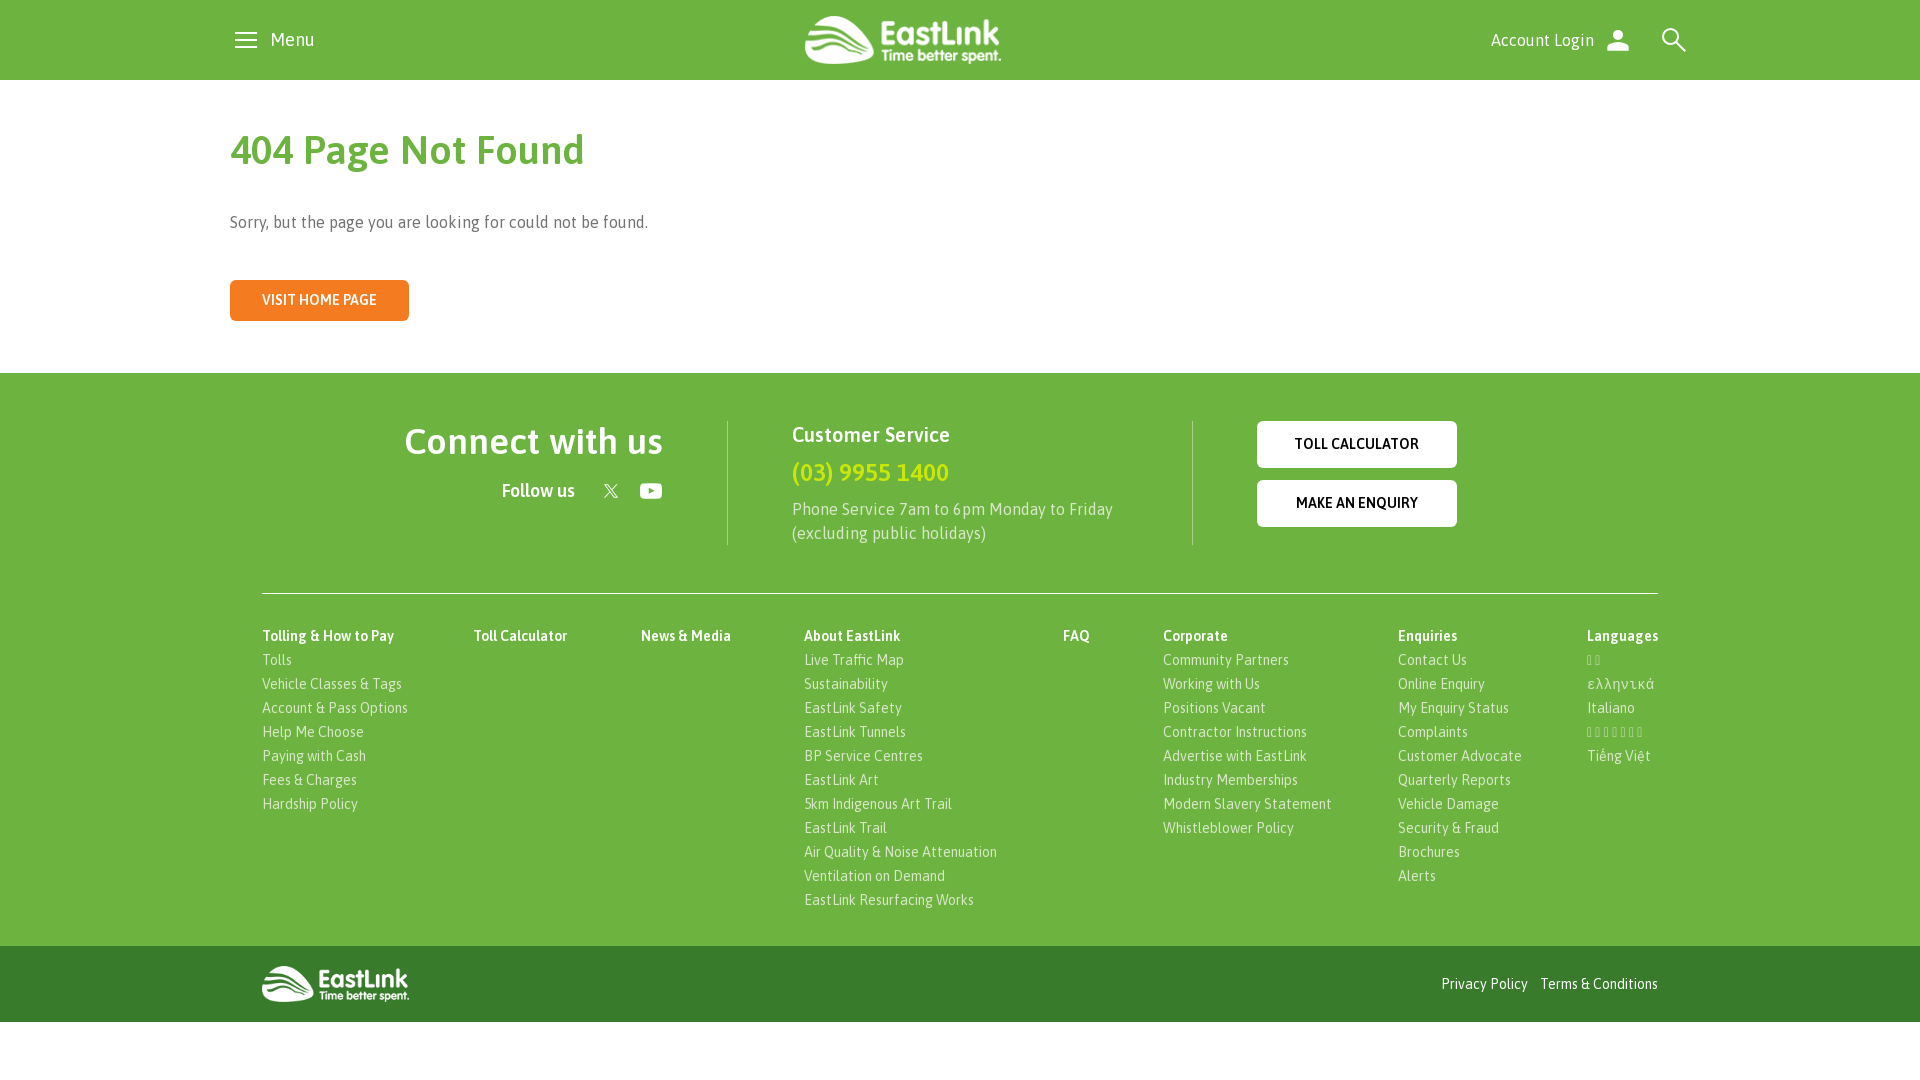 The height and width of the screenshot is (1080, 1920). What do you see at coordinates (1586, 636) in the screenshot?
I see `'Languages'` at bounding box center [1586, 636].